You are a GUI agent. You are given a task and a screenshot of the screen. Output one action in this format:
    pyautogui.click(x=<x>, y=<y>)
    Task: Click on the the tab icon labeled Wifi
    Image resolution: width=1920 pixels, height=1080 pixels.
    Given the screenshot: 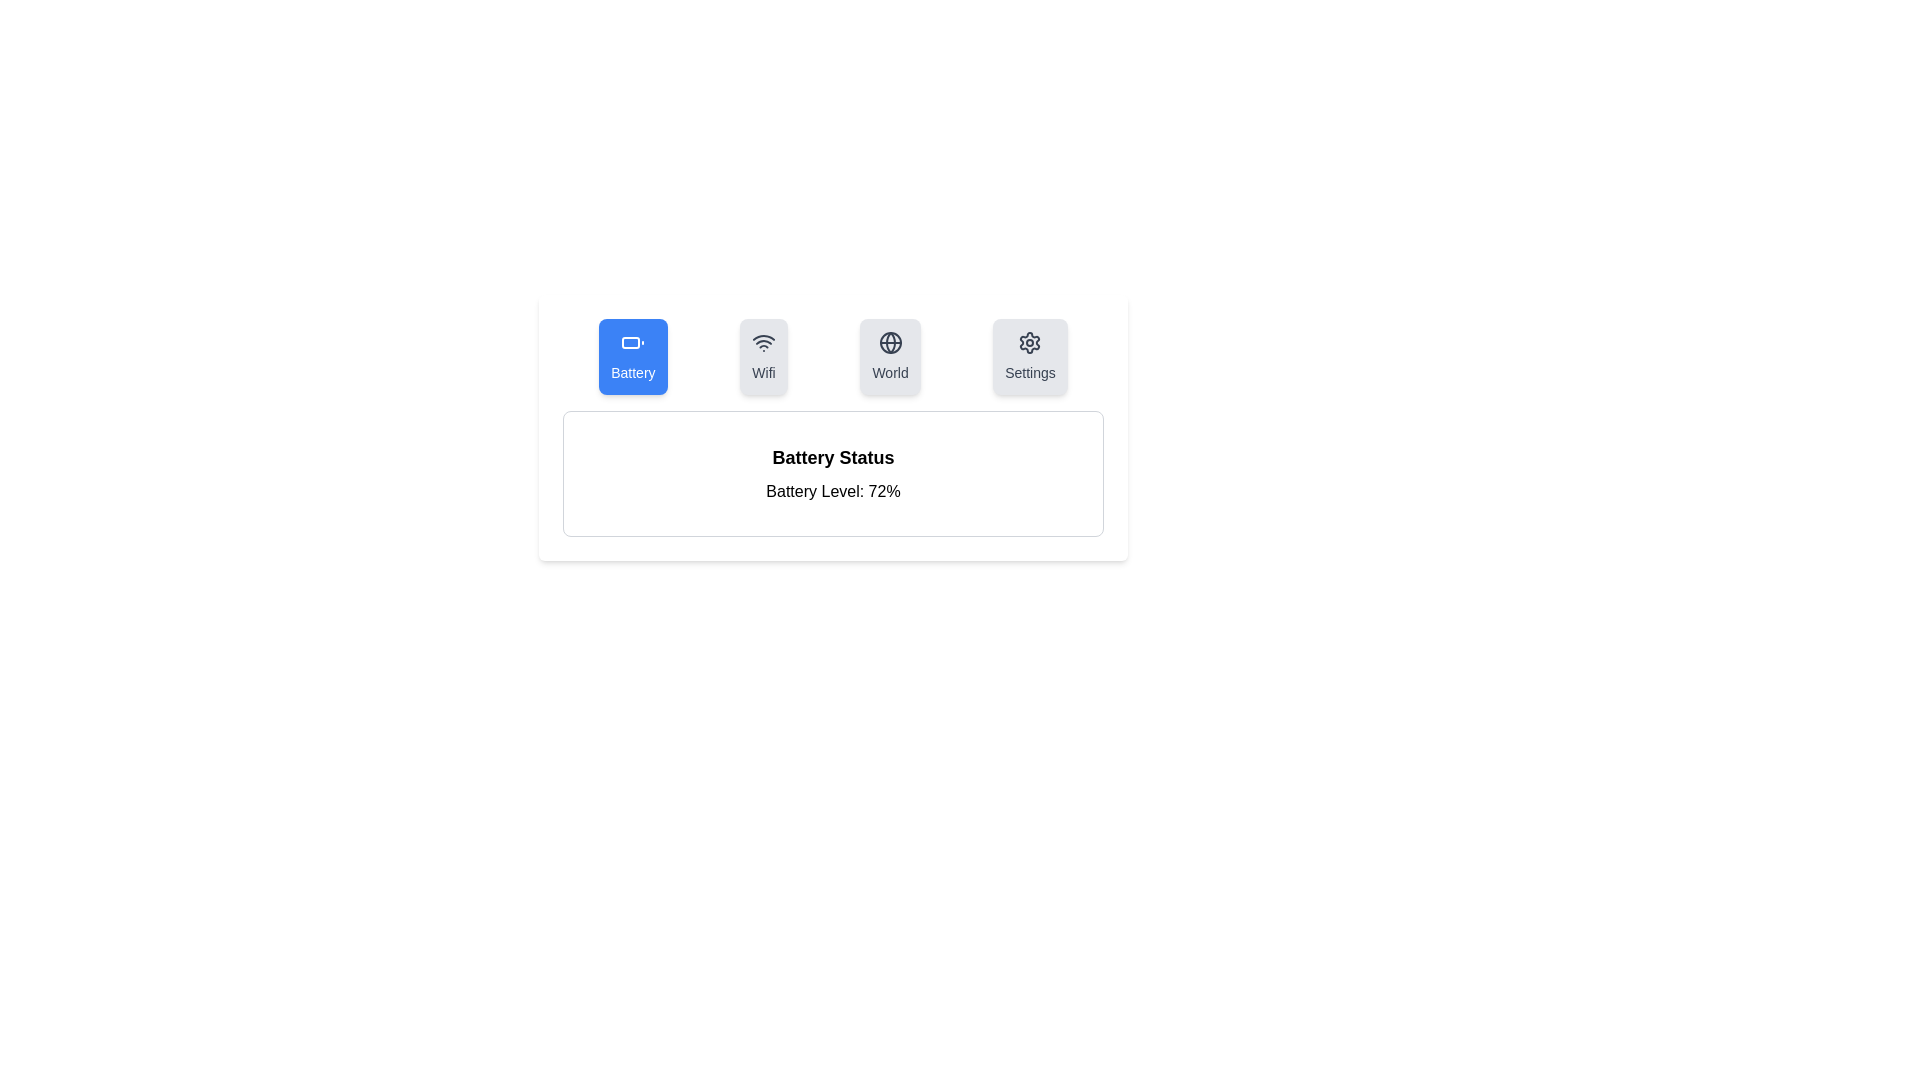 What is the action you would take?
    pyautogui.click(x=762, y=356)
    